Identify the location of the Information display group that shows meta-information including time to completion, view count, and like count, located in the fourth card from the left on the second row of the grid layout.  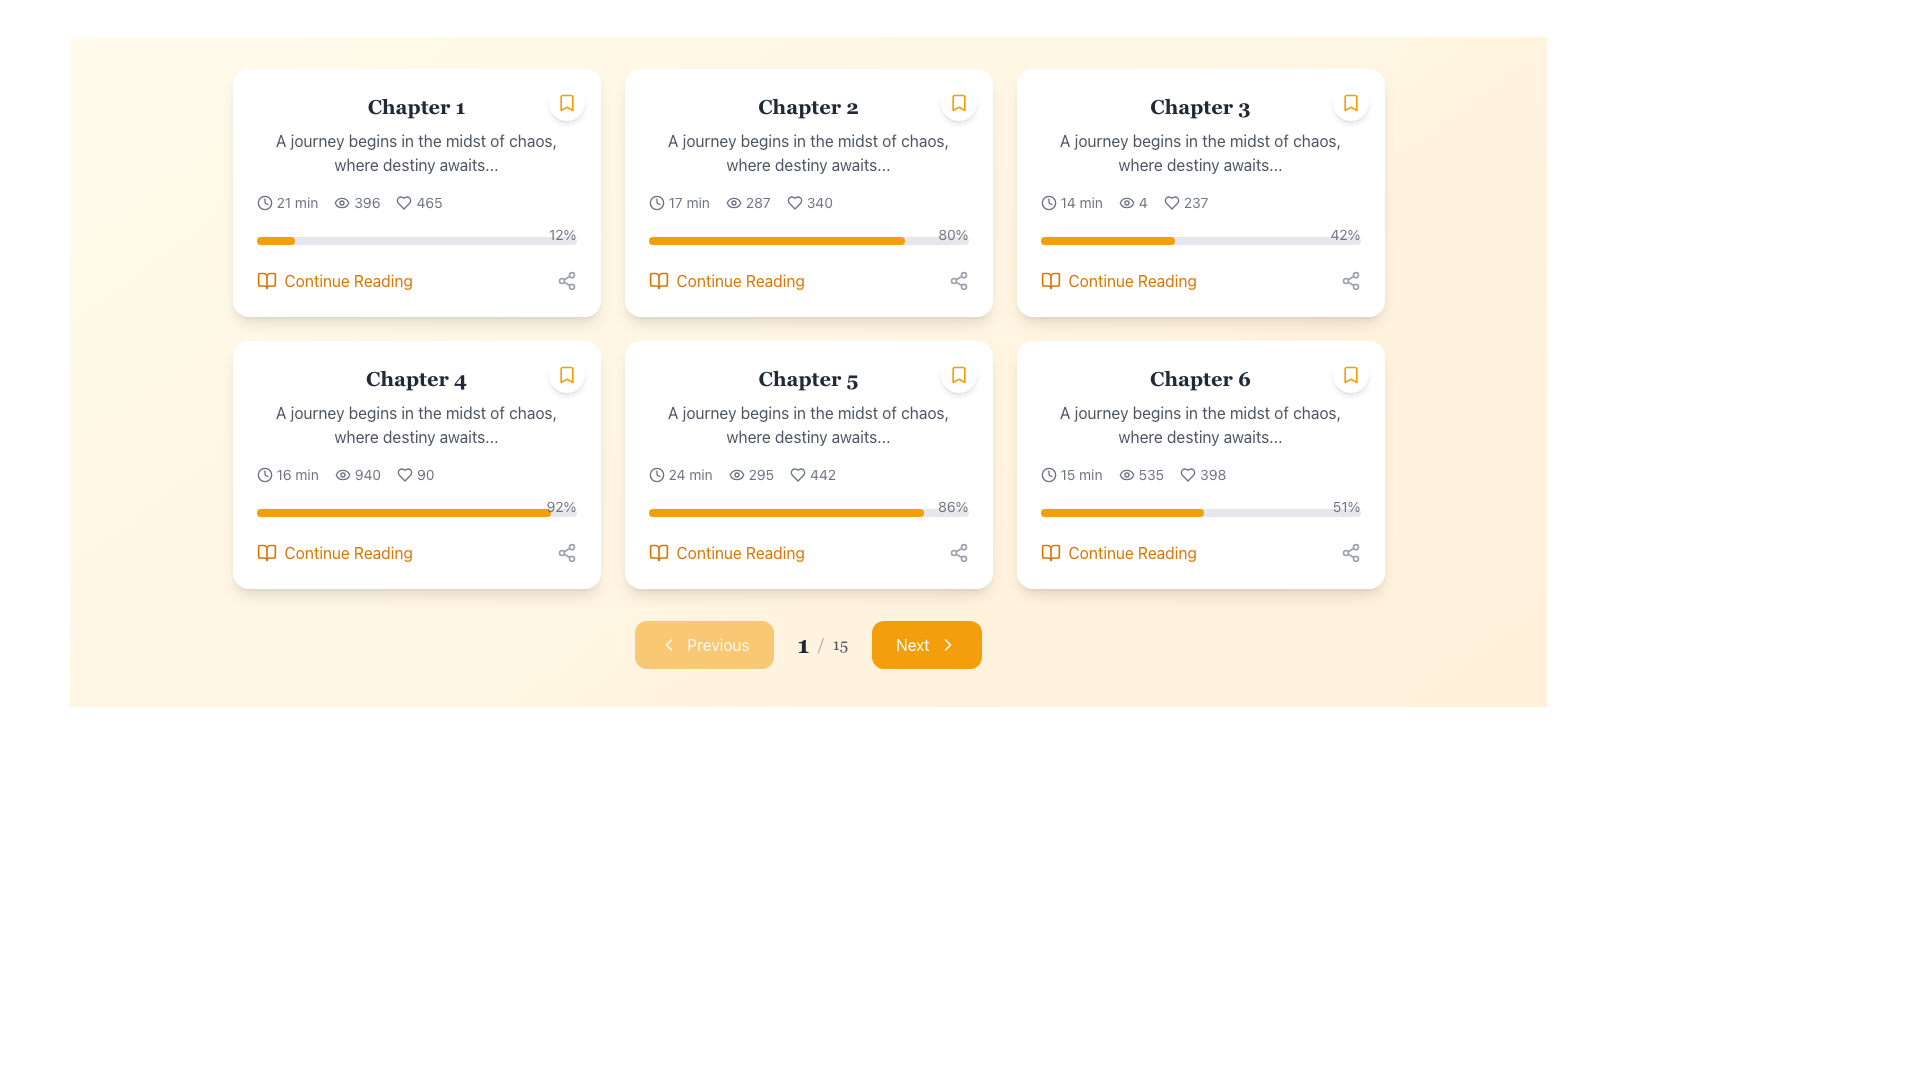
(415, 474).